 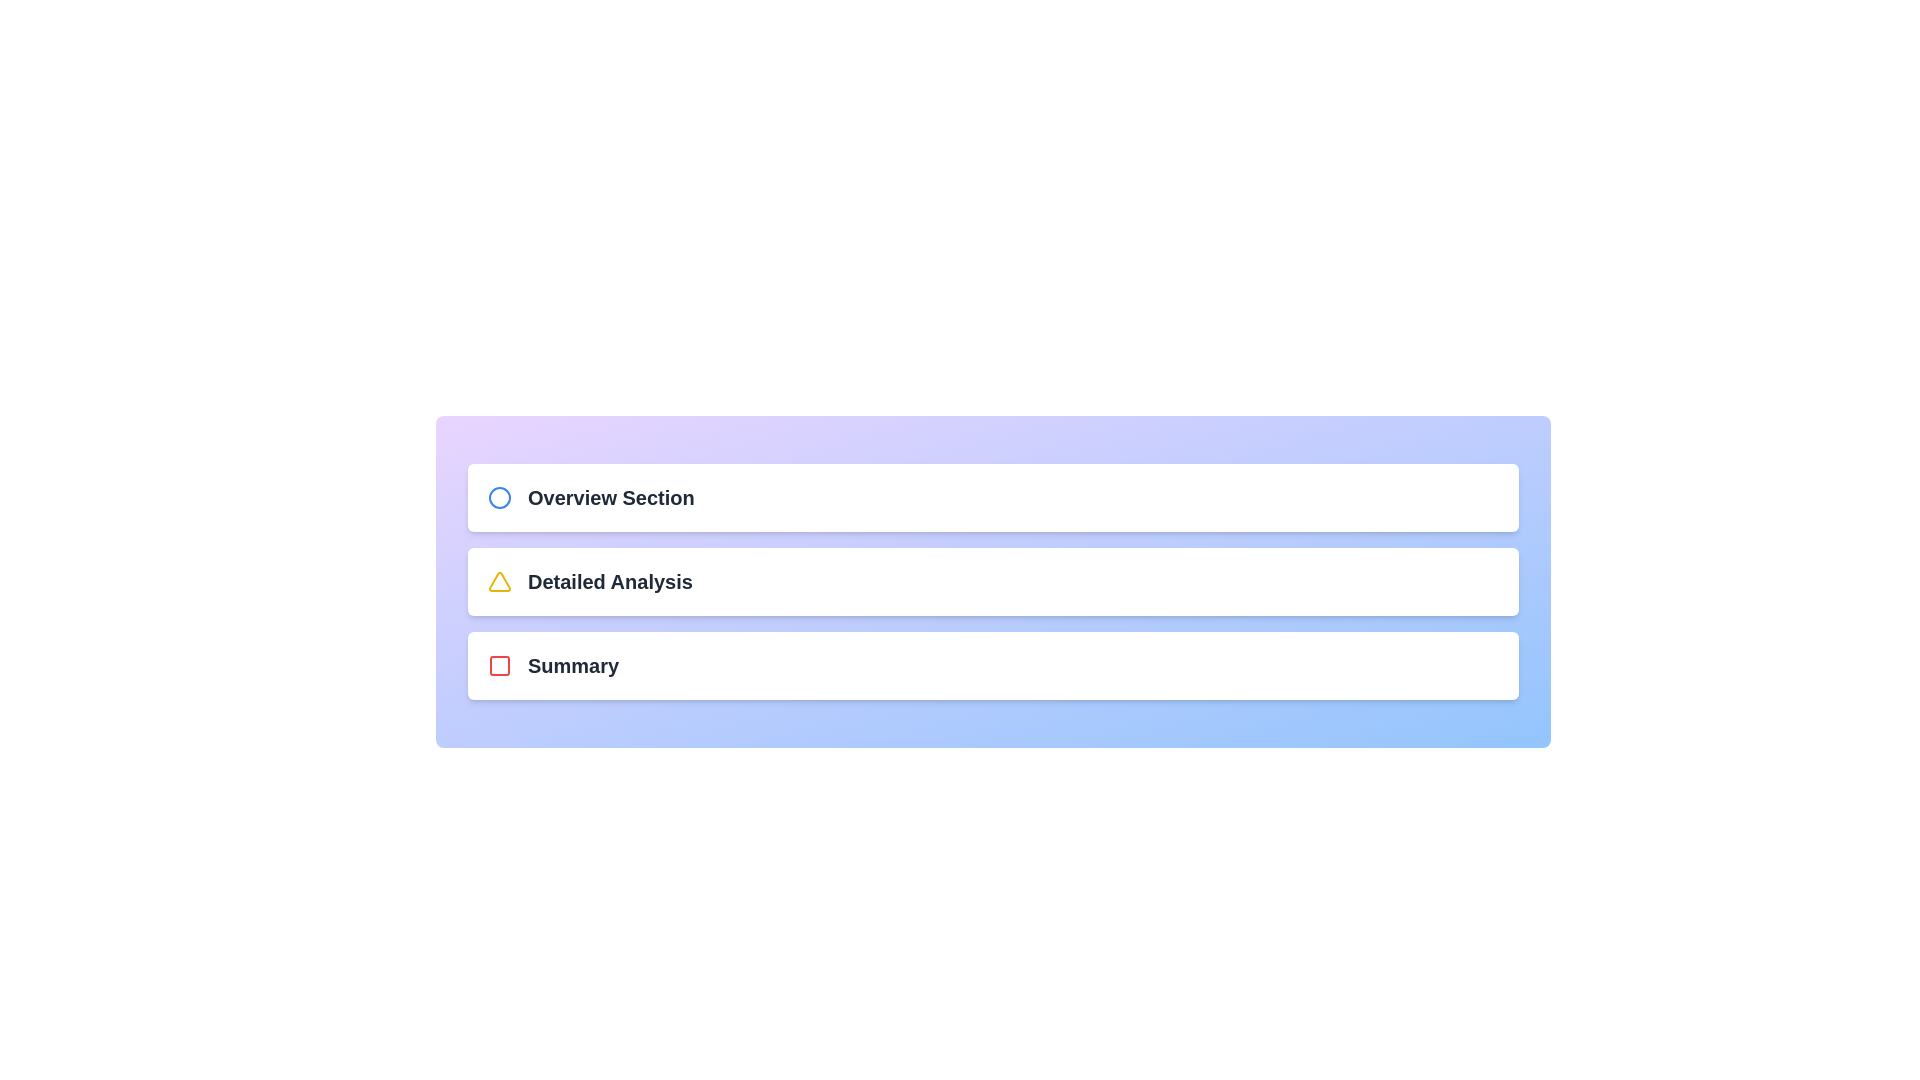 What do you see at coordinates (572, 666) in the screenshot?
I see `the bold, dark-gray text label reading 'Summary', which is positioned to the right of a red checkbox icon in a vertically stacked menu interface` at bounding box center [572, 666].